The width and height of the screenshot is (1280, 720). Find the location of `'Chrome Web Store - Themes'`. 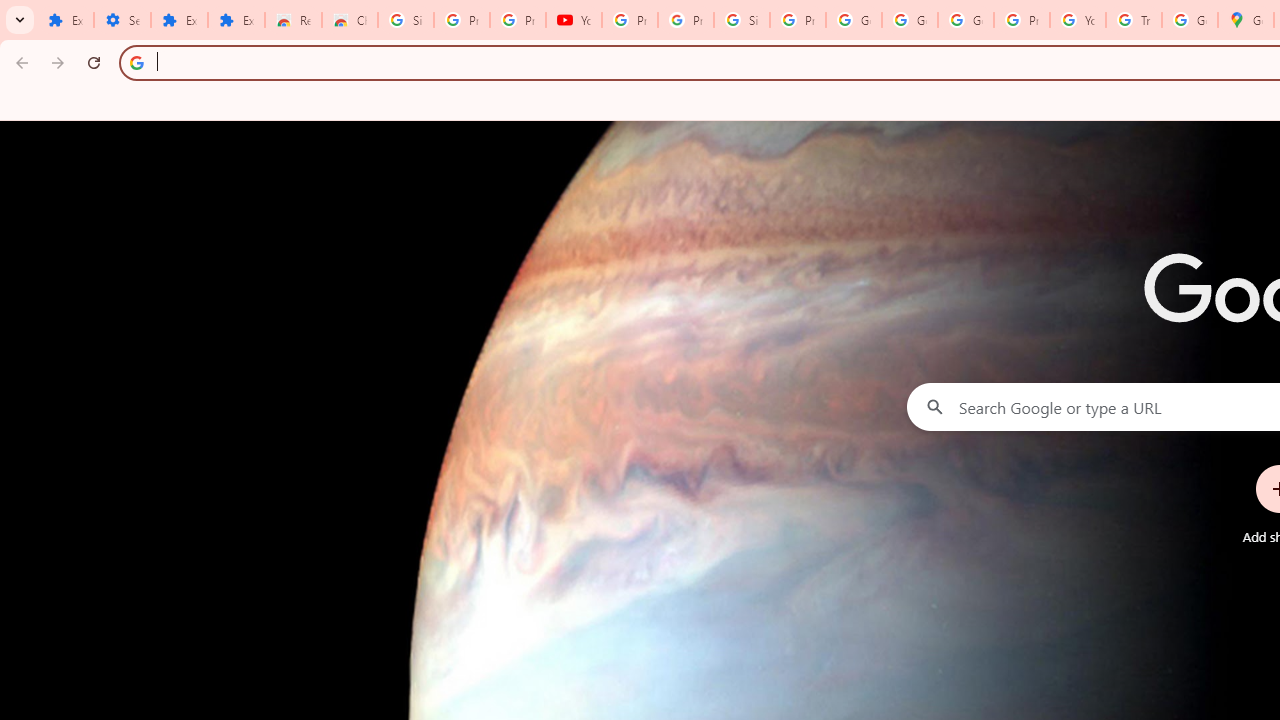

'Chrome Web Store - Themes' is located at coordinates (350, 20).